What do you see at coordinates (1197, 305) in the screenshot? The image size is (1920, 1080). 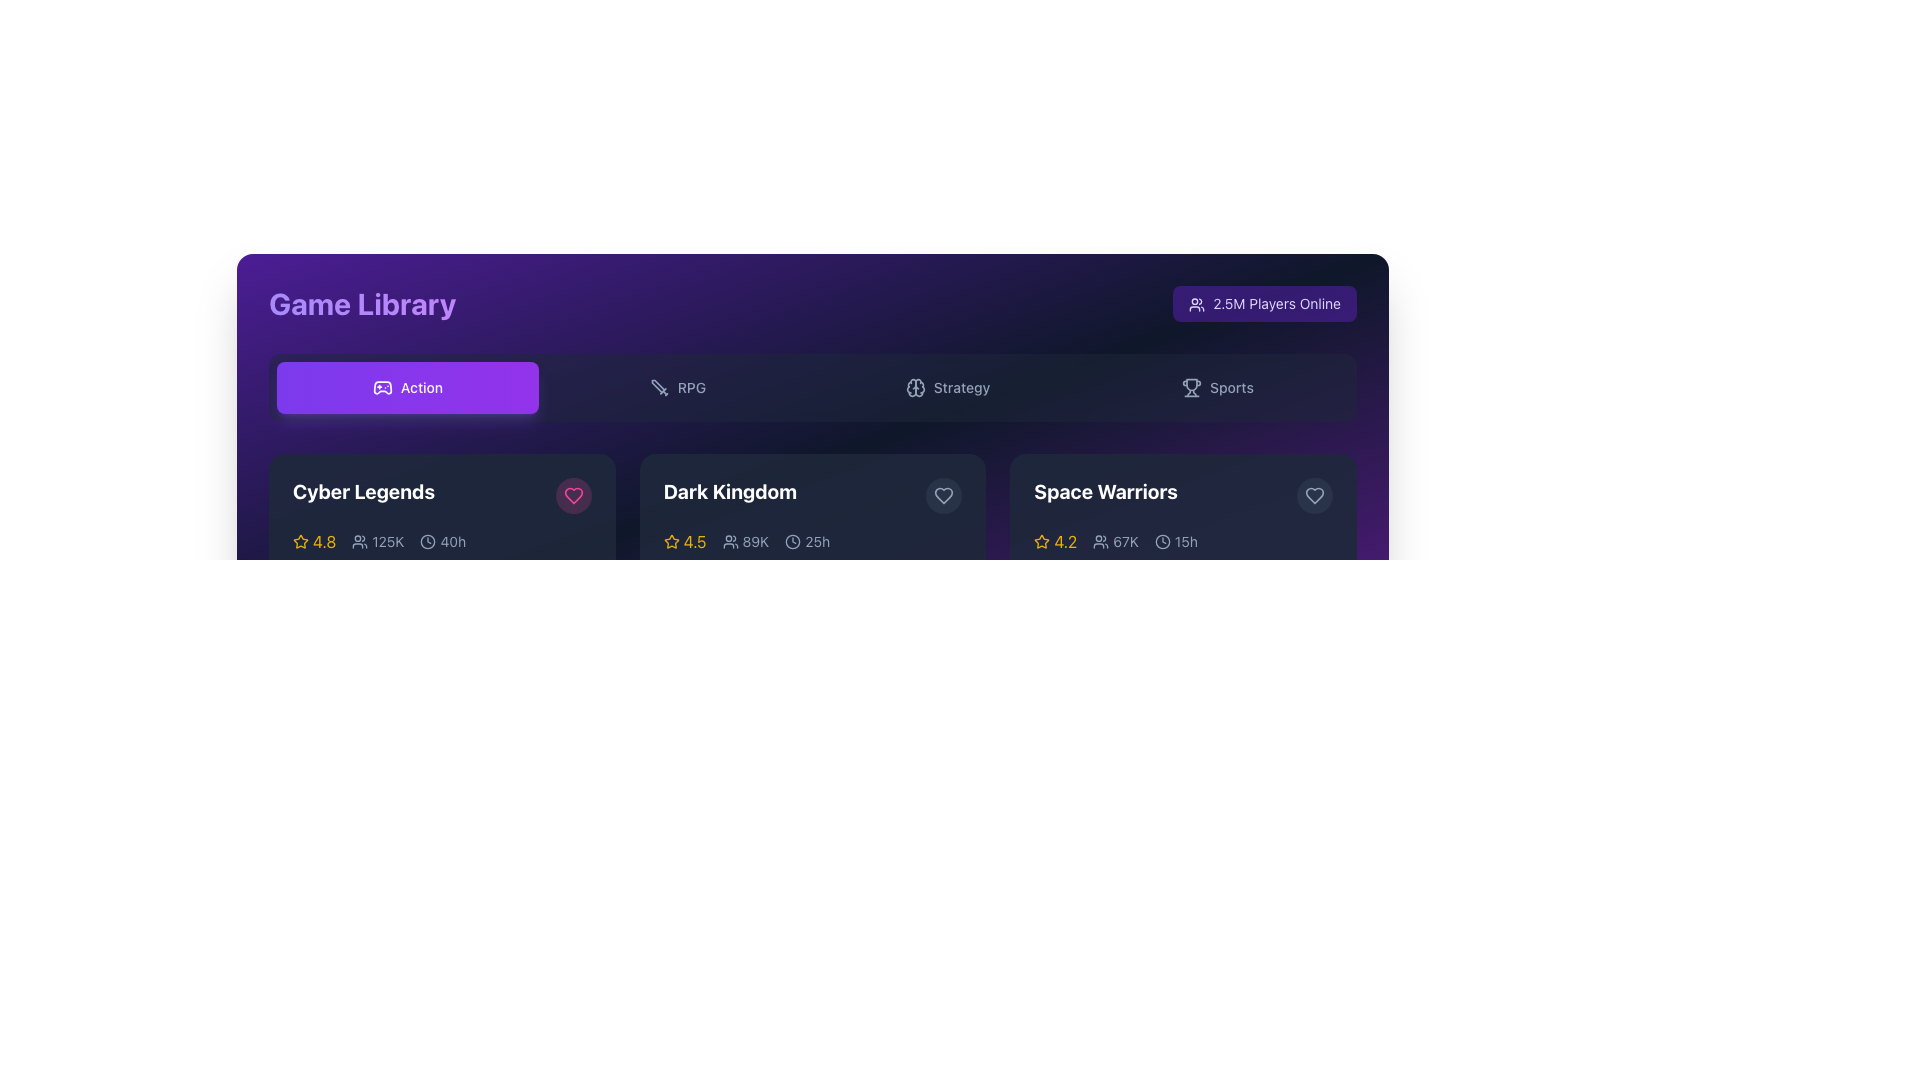 I see `the icon resembling a group of individuals, which is displayed in a minimalistic outline design and is located to the left of the text '2.5M Players Online' in the top right corner of the purple interface background` at bounding box center [1197, 305].